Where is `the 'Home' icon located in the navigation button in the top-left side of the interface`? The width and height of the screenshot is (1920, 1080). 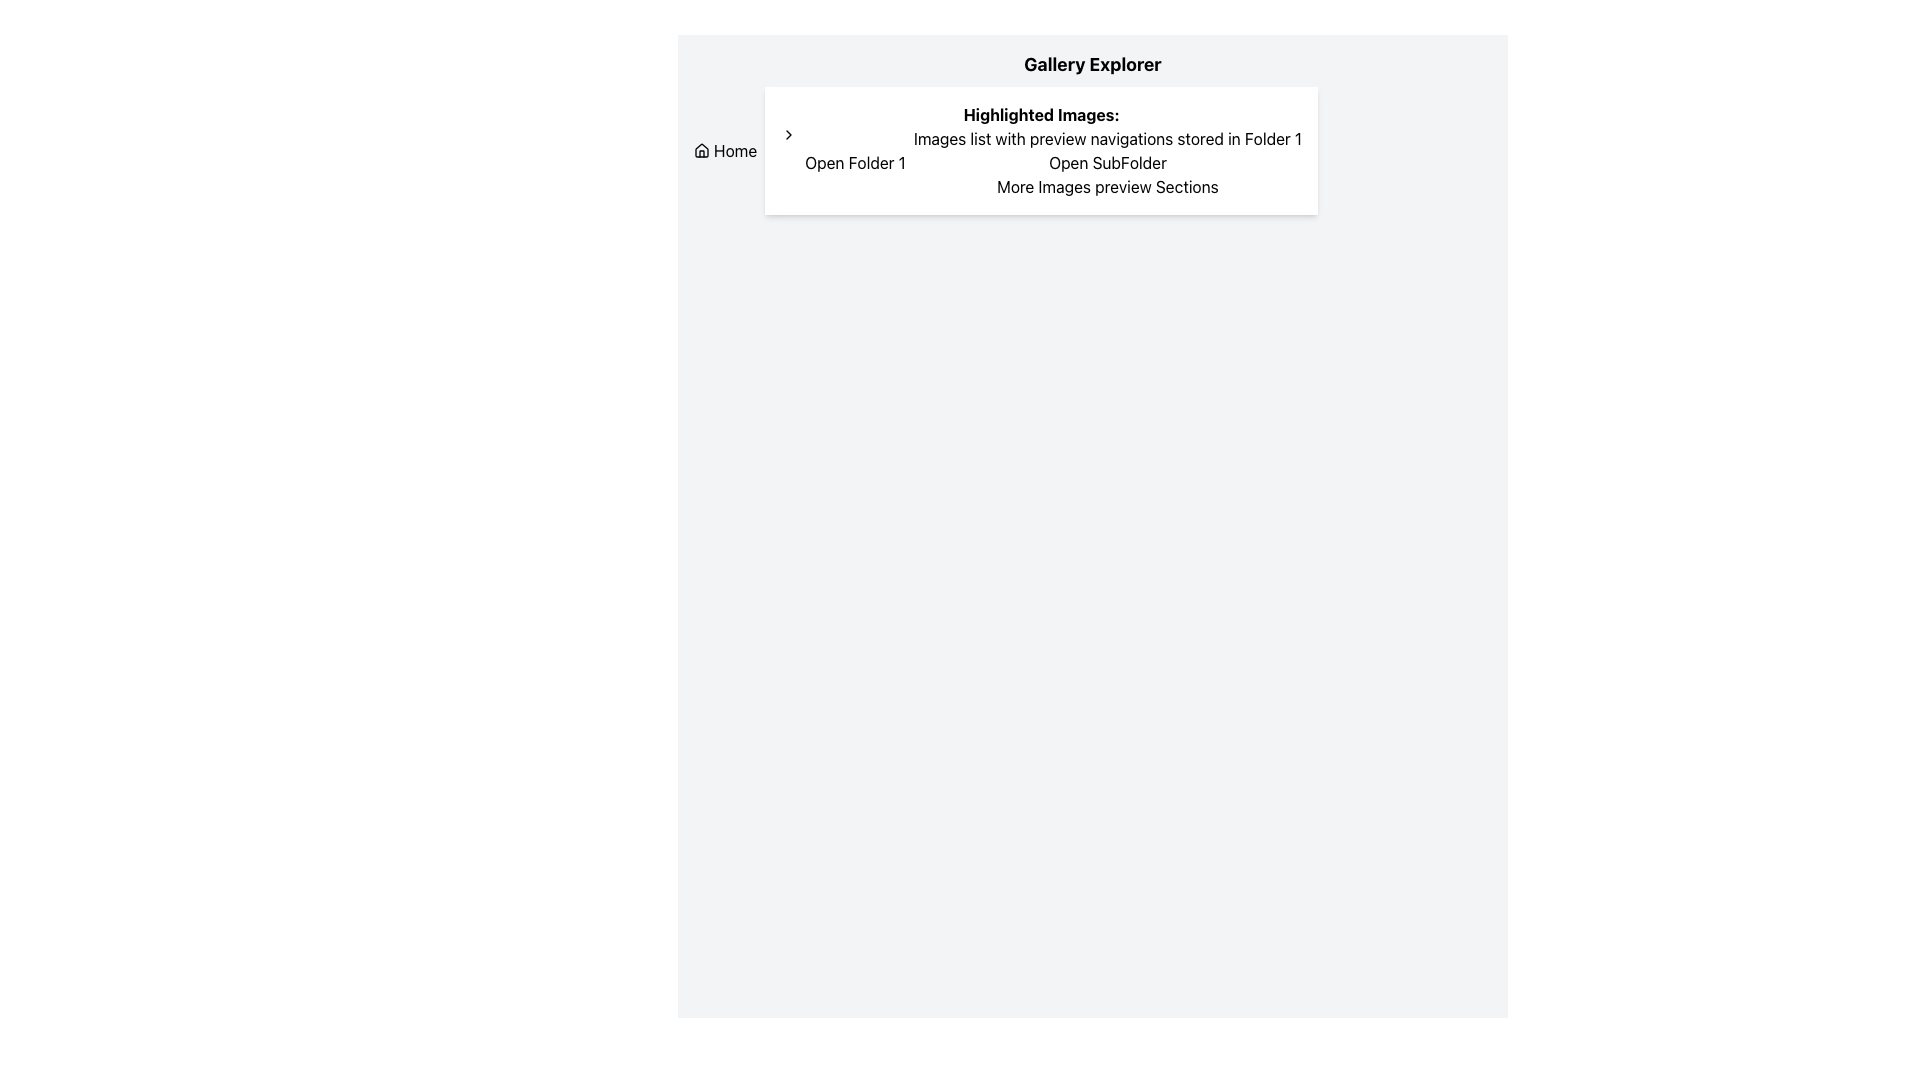 the 'Home' icon located in the navigation button in the top-left side of the interface is located at coordinates (701, 149).